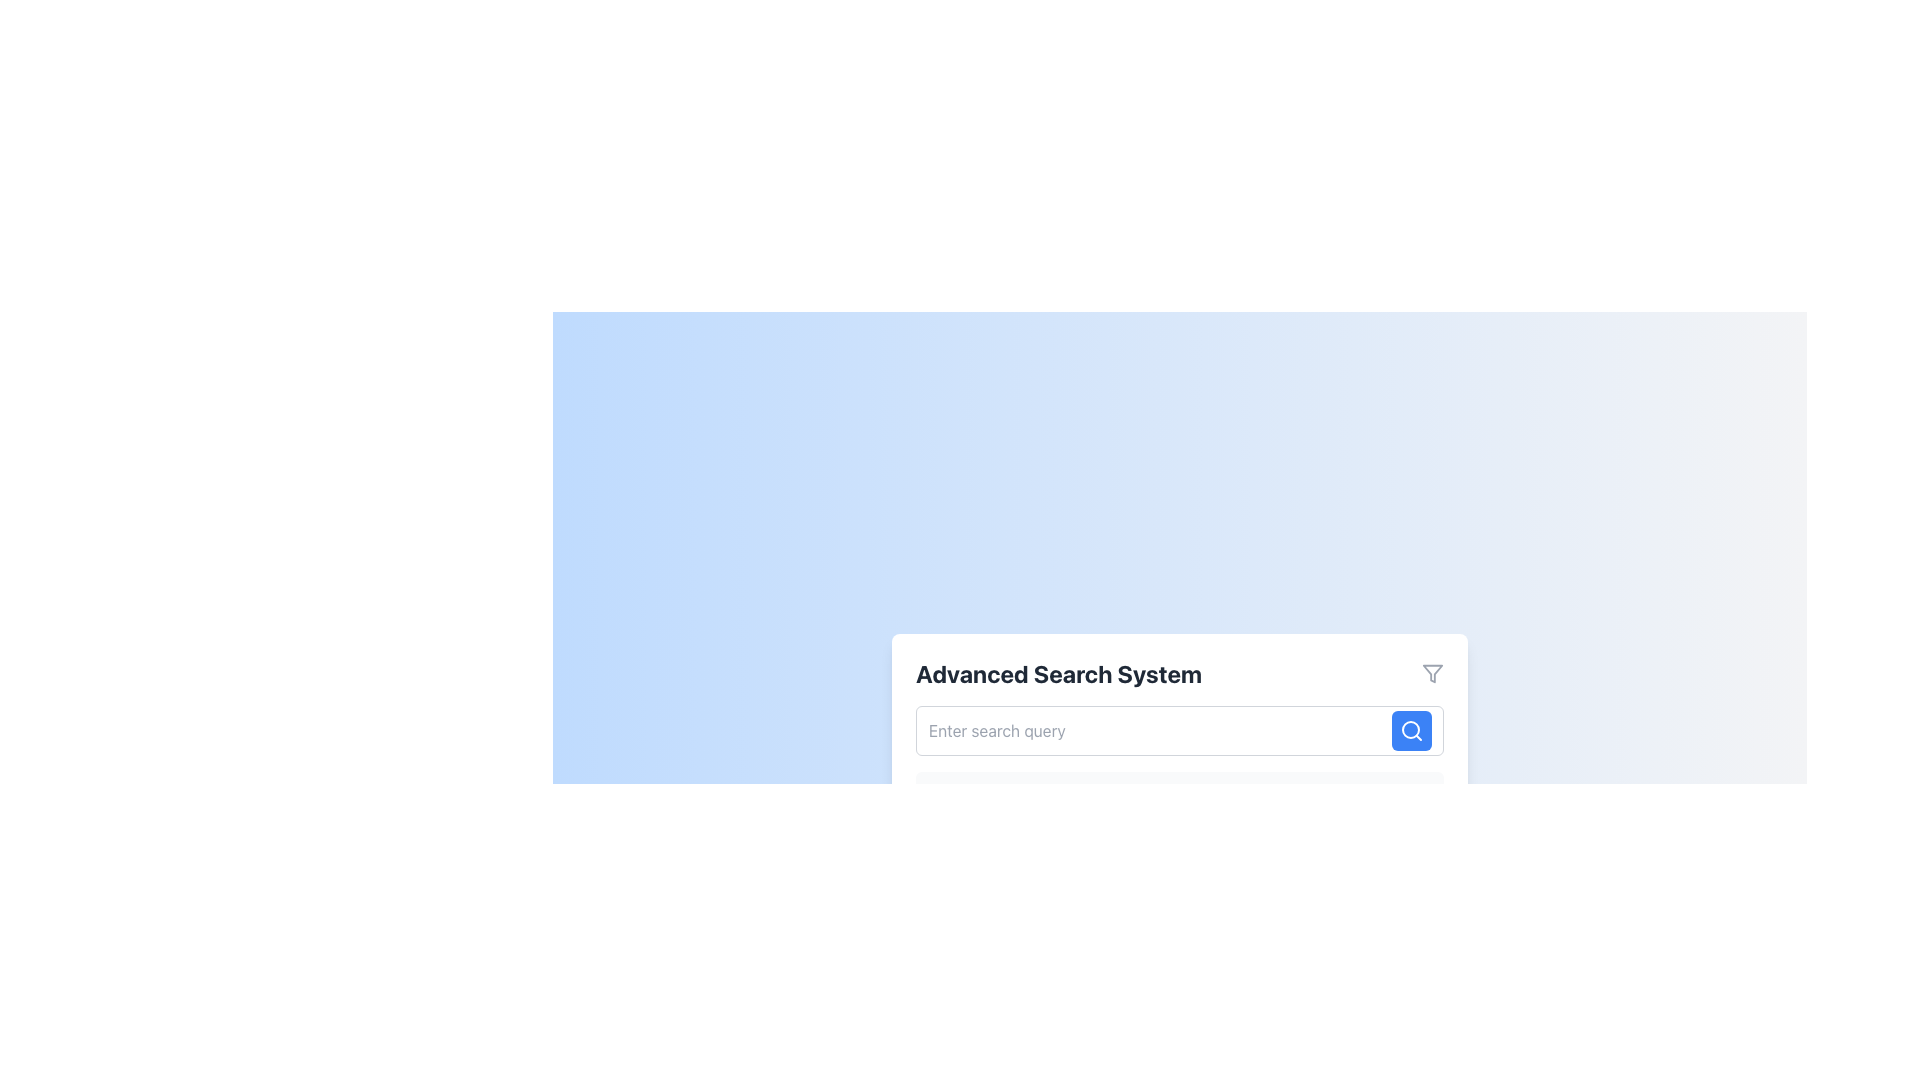 The width and height of the screenshot is (1920, 1080). Describe the element at coordinates (1432, 674) in the screenshot. I see `the small gray filter funnel icon located in the upper right corner of the 'Advanced Search System' header` at that location.